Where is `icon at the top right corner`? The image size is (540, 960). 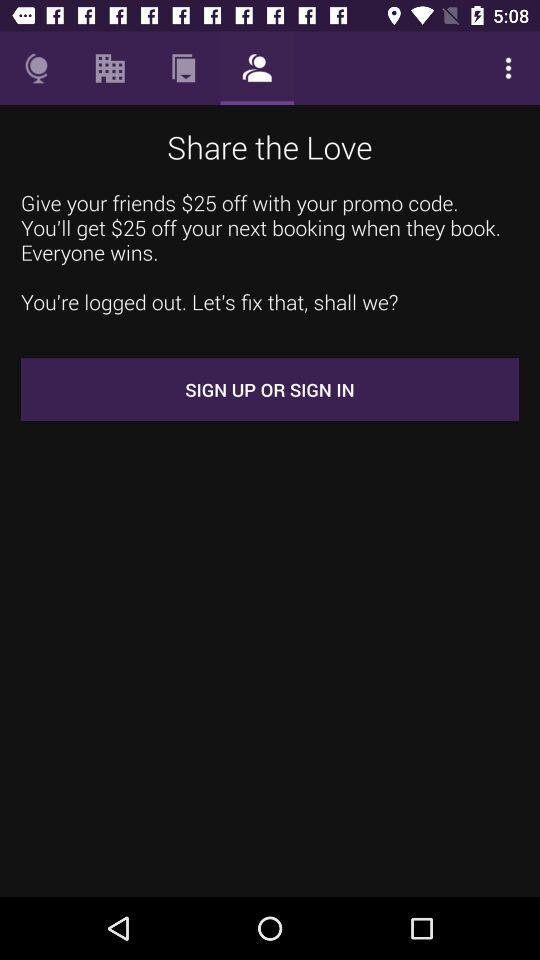 icon at the top right corner is located at coordinates (508, 68).